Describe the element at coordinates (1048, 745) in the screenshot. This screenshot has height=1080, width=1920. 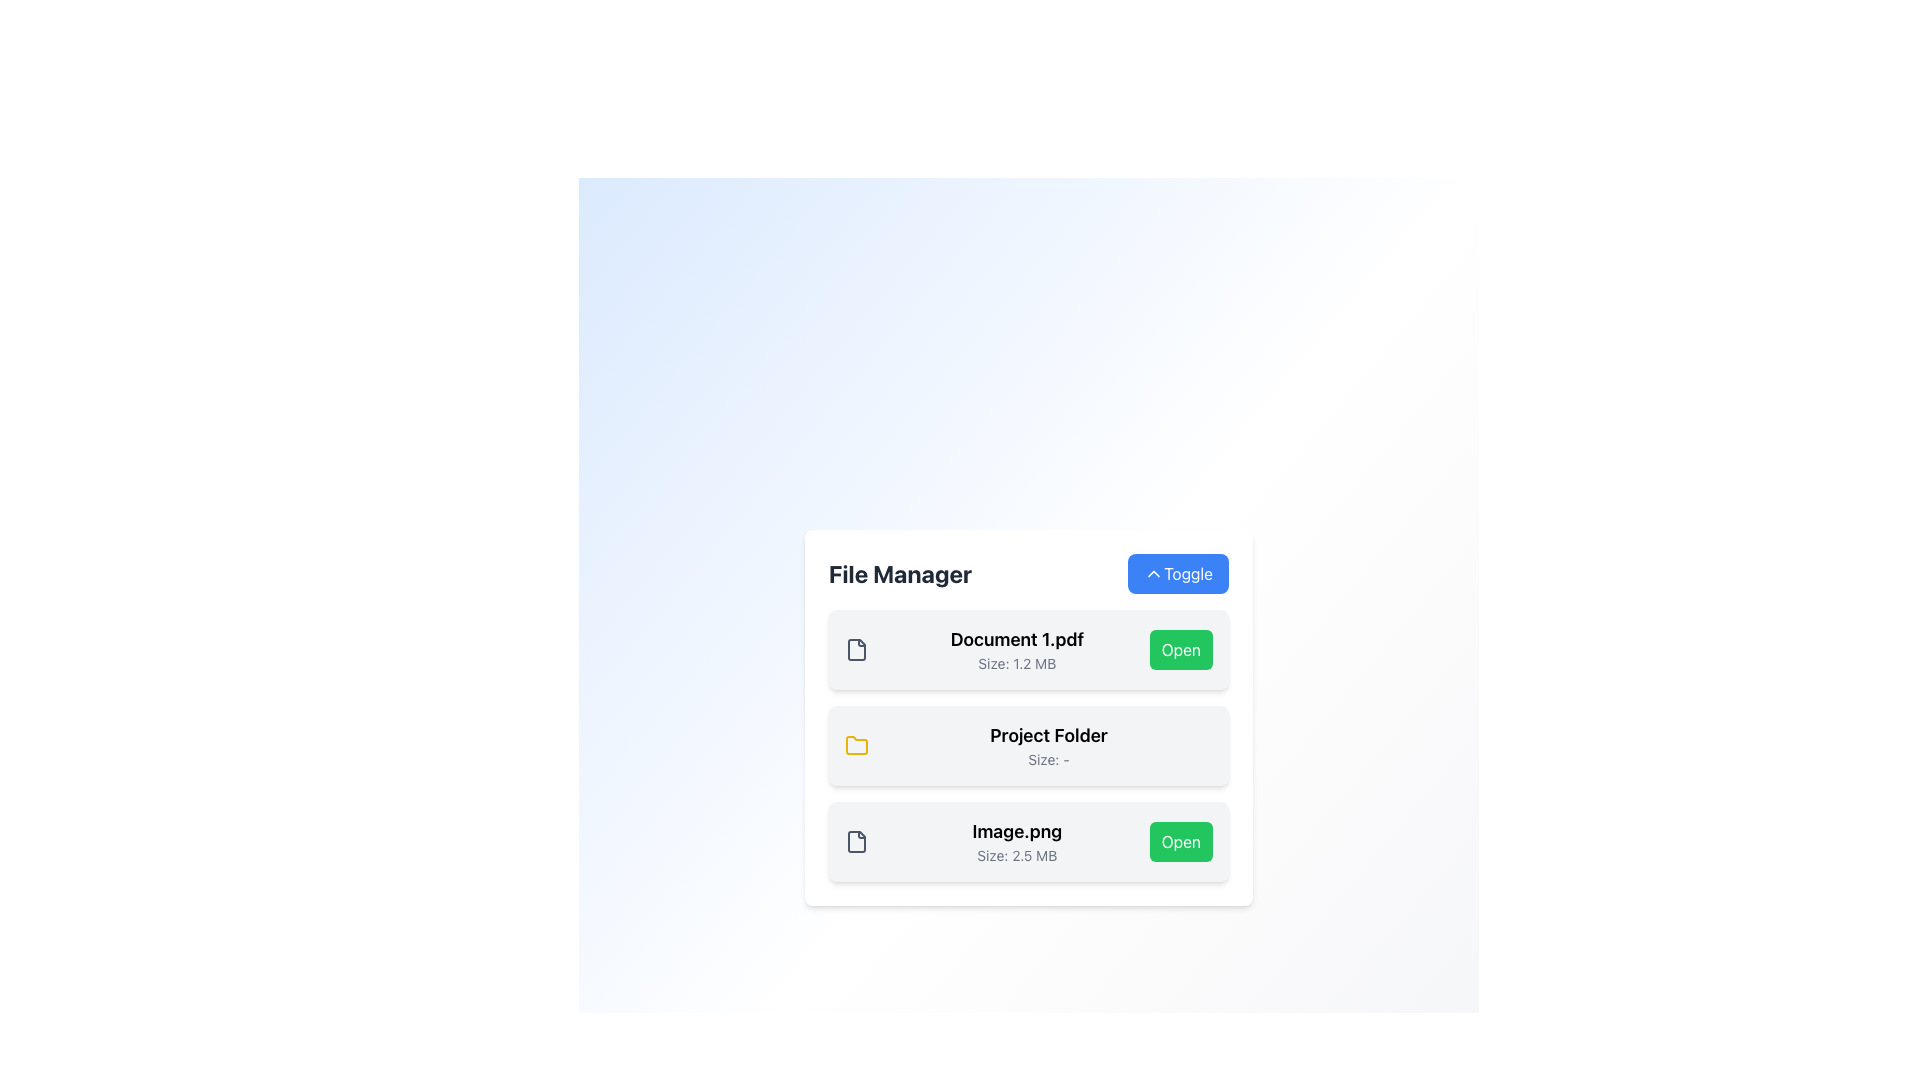
I see `the text label providing the title 'Project Folder' located in the second card of a vertical list of three cards in the file manager interface` at that location.